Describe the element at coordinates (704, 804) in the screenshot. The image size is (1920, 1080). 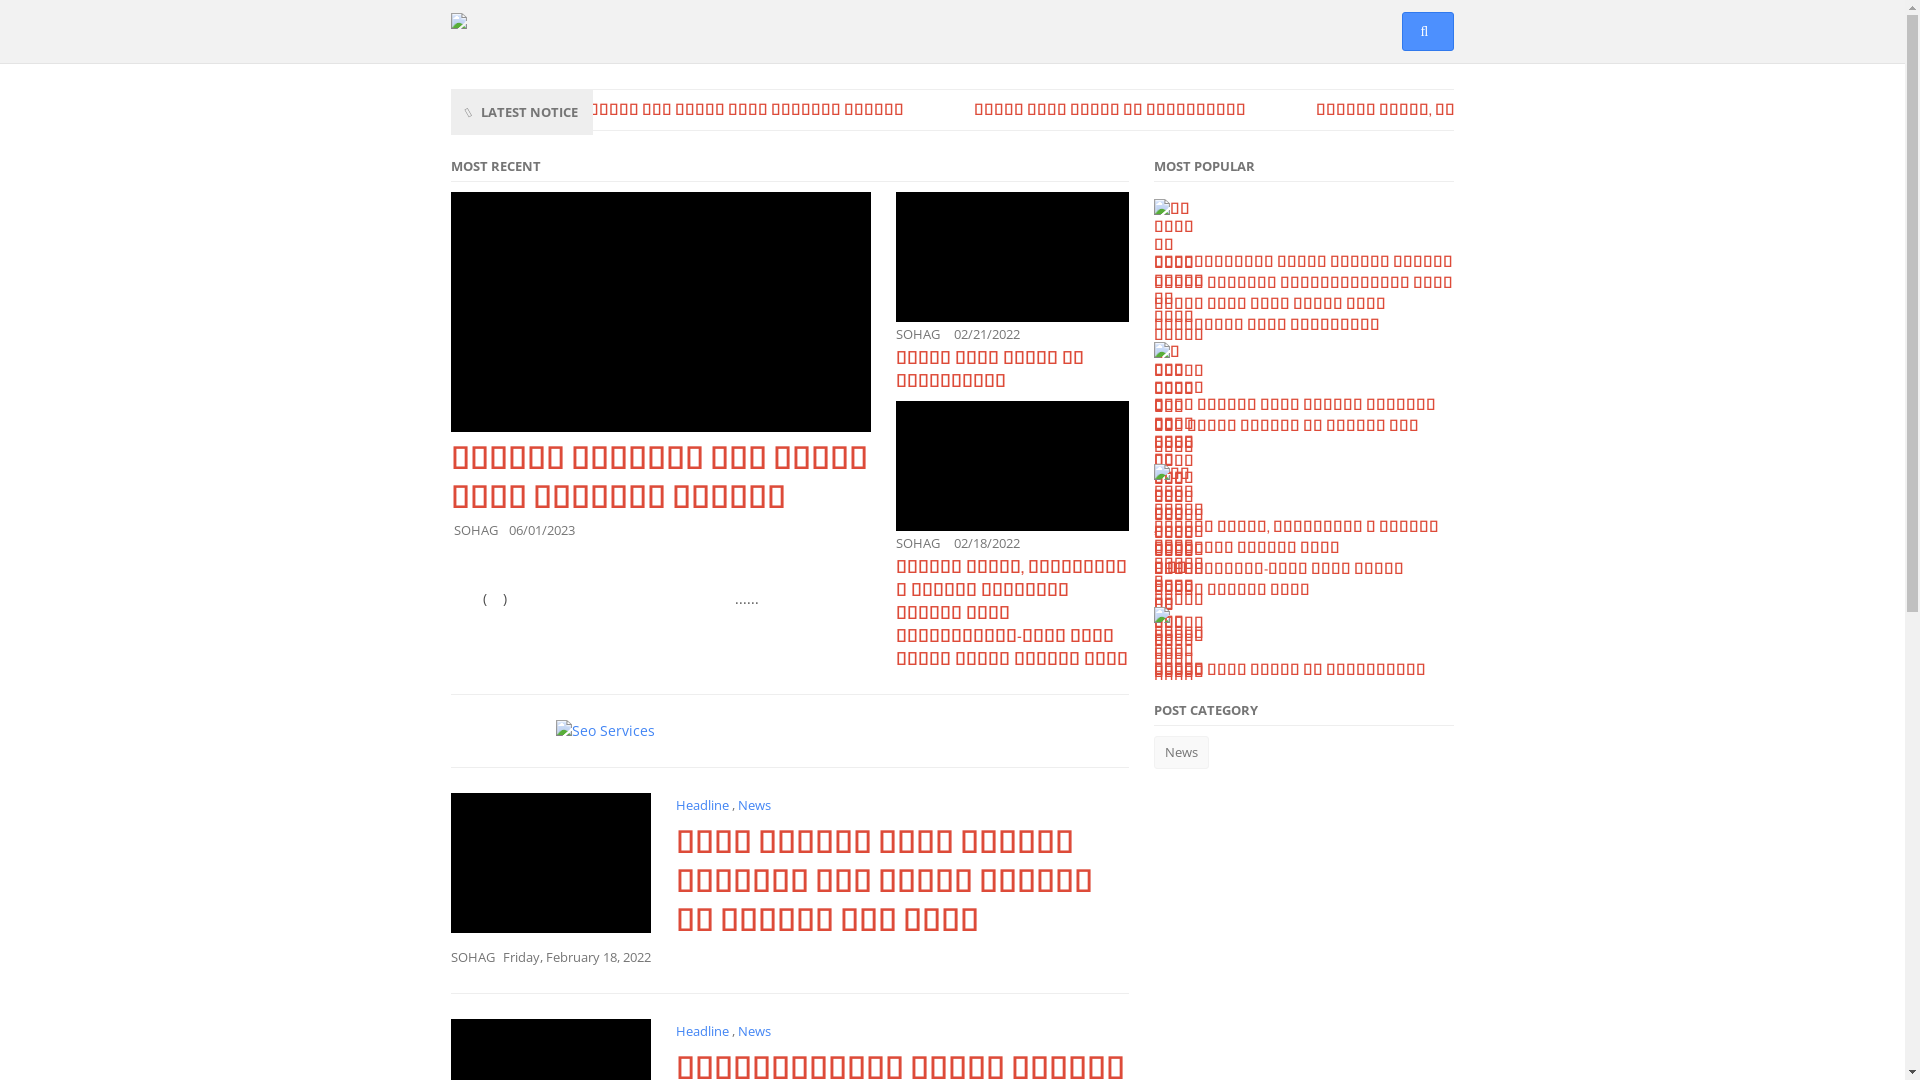
I see `'Headline'` at that location.